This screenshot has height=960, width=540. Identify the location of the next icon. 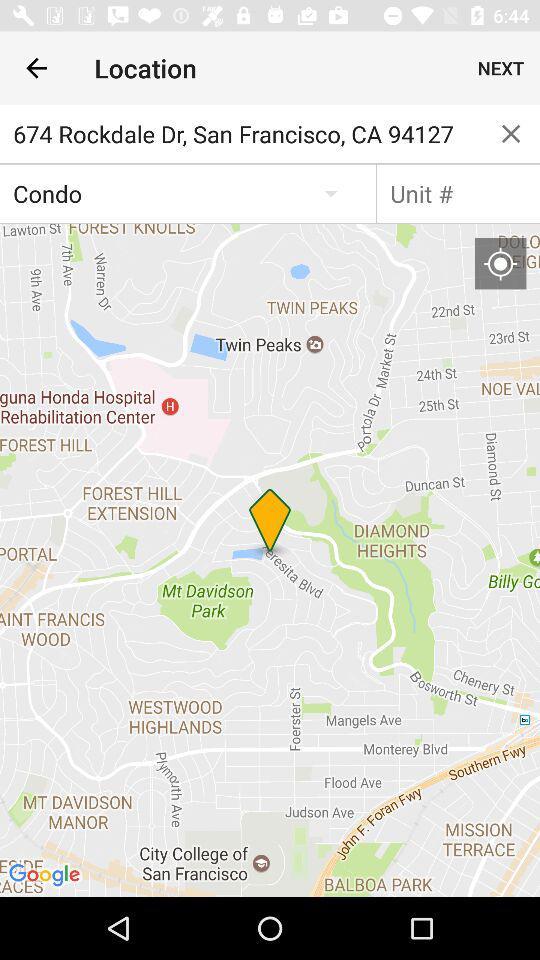
(500, 68).